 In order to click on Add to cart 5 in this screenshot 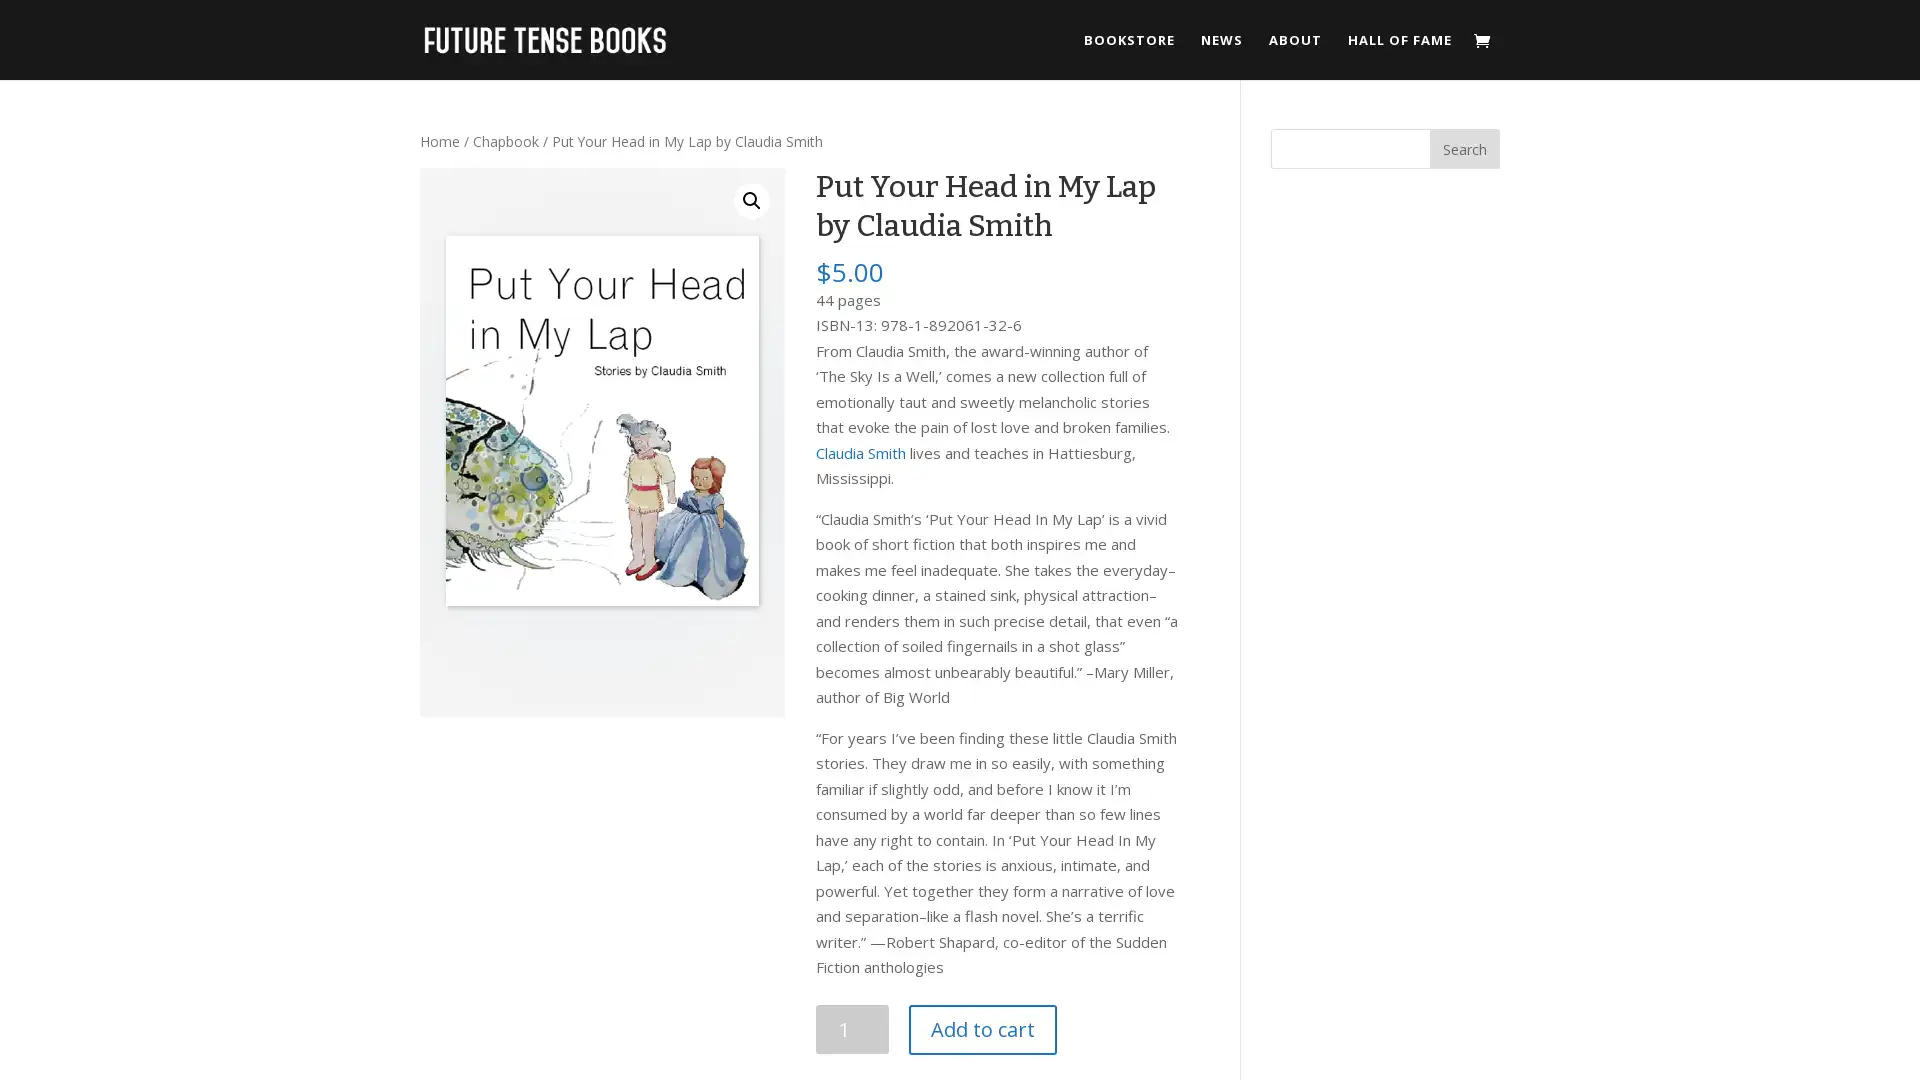, I will do `click(982, 1029)`.